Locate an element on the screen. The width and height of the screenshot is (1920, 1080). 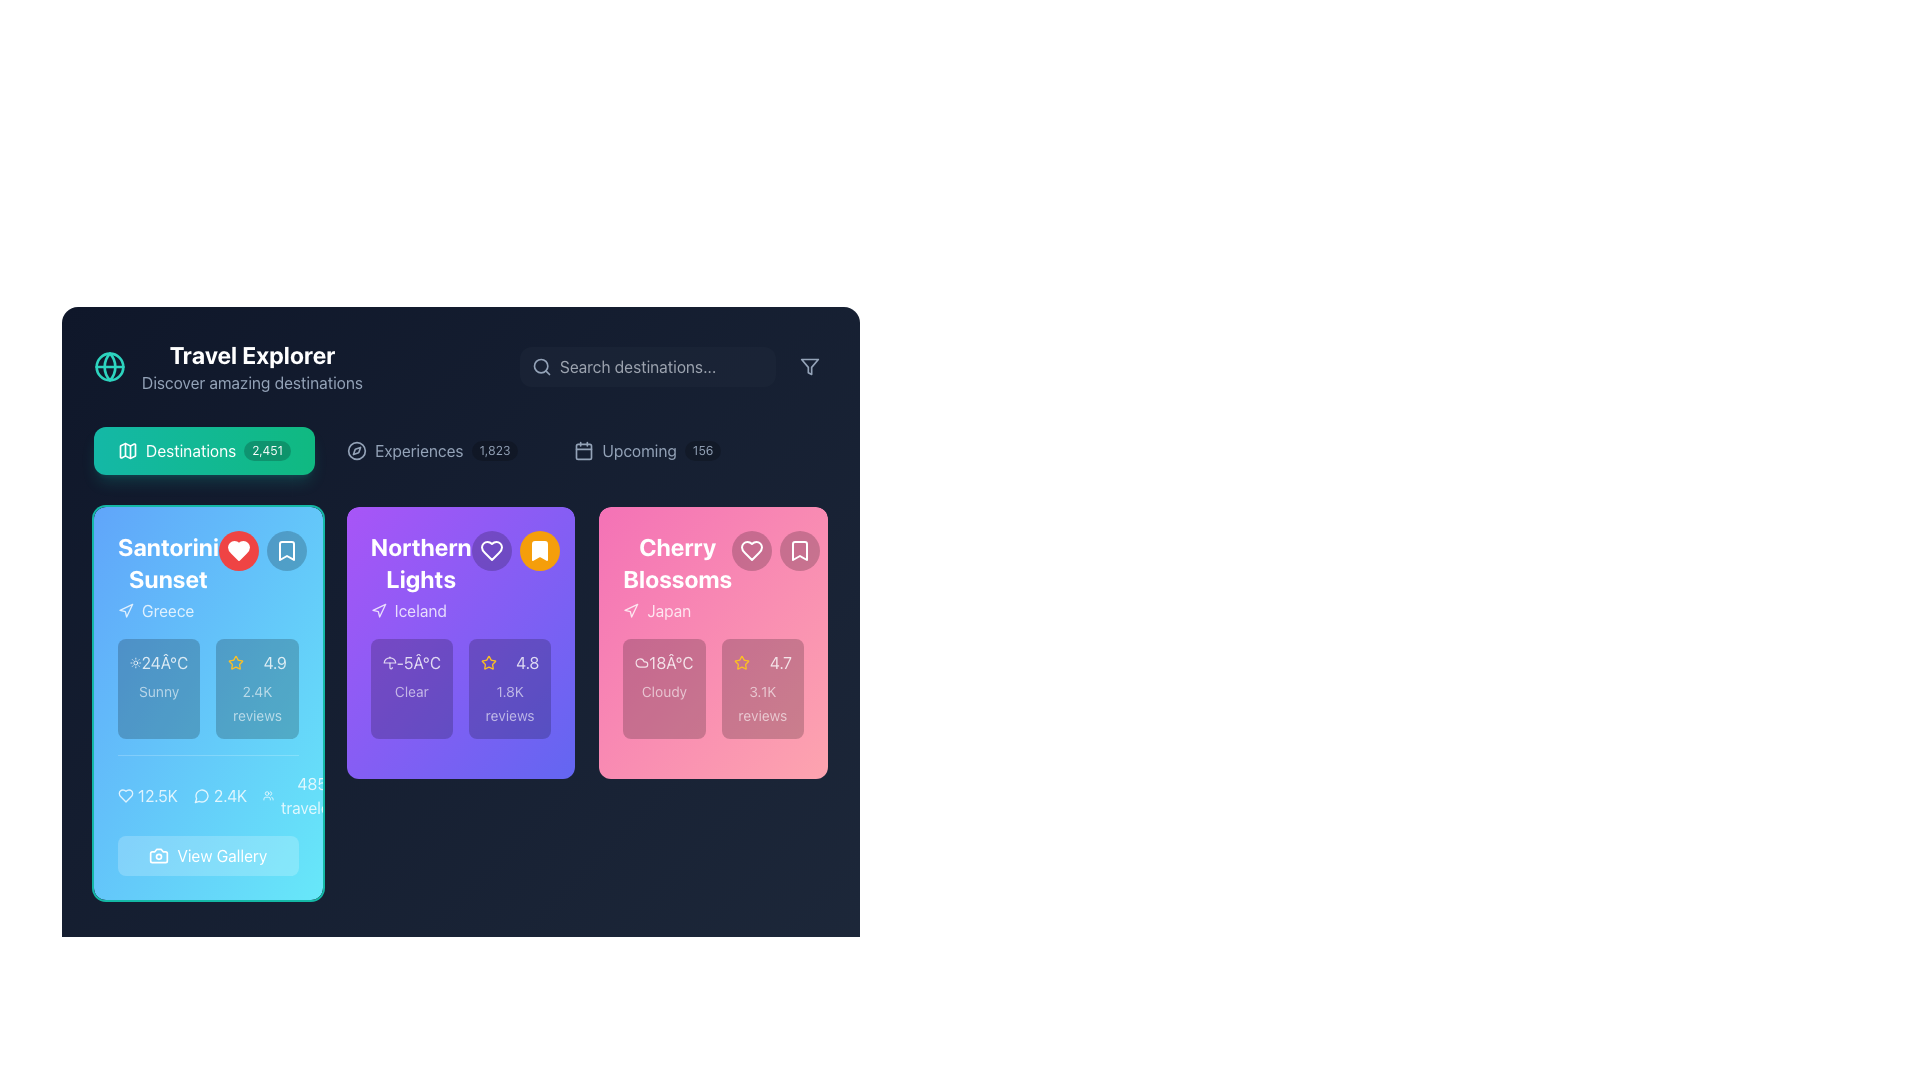
the circular icon button resembling a funnel, located on the top-right side of the navigation bar, adjacent to the search bar is located at coordinates (810, 366).